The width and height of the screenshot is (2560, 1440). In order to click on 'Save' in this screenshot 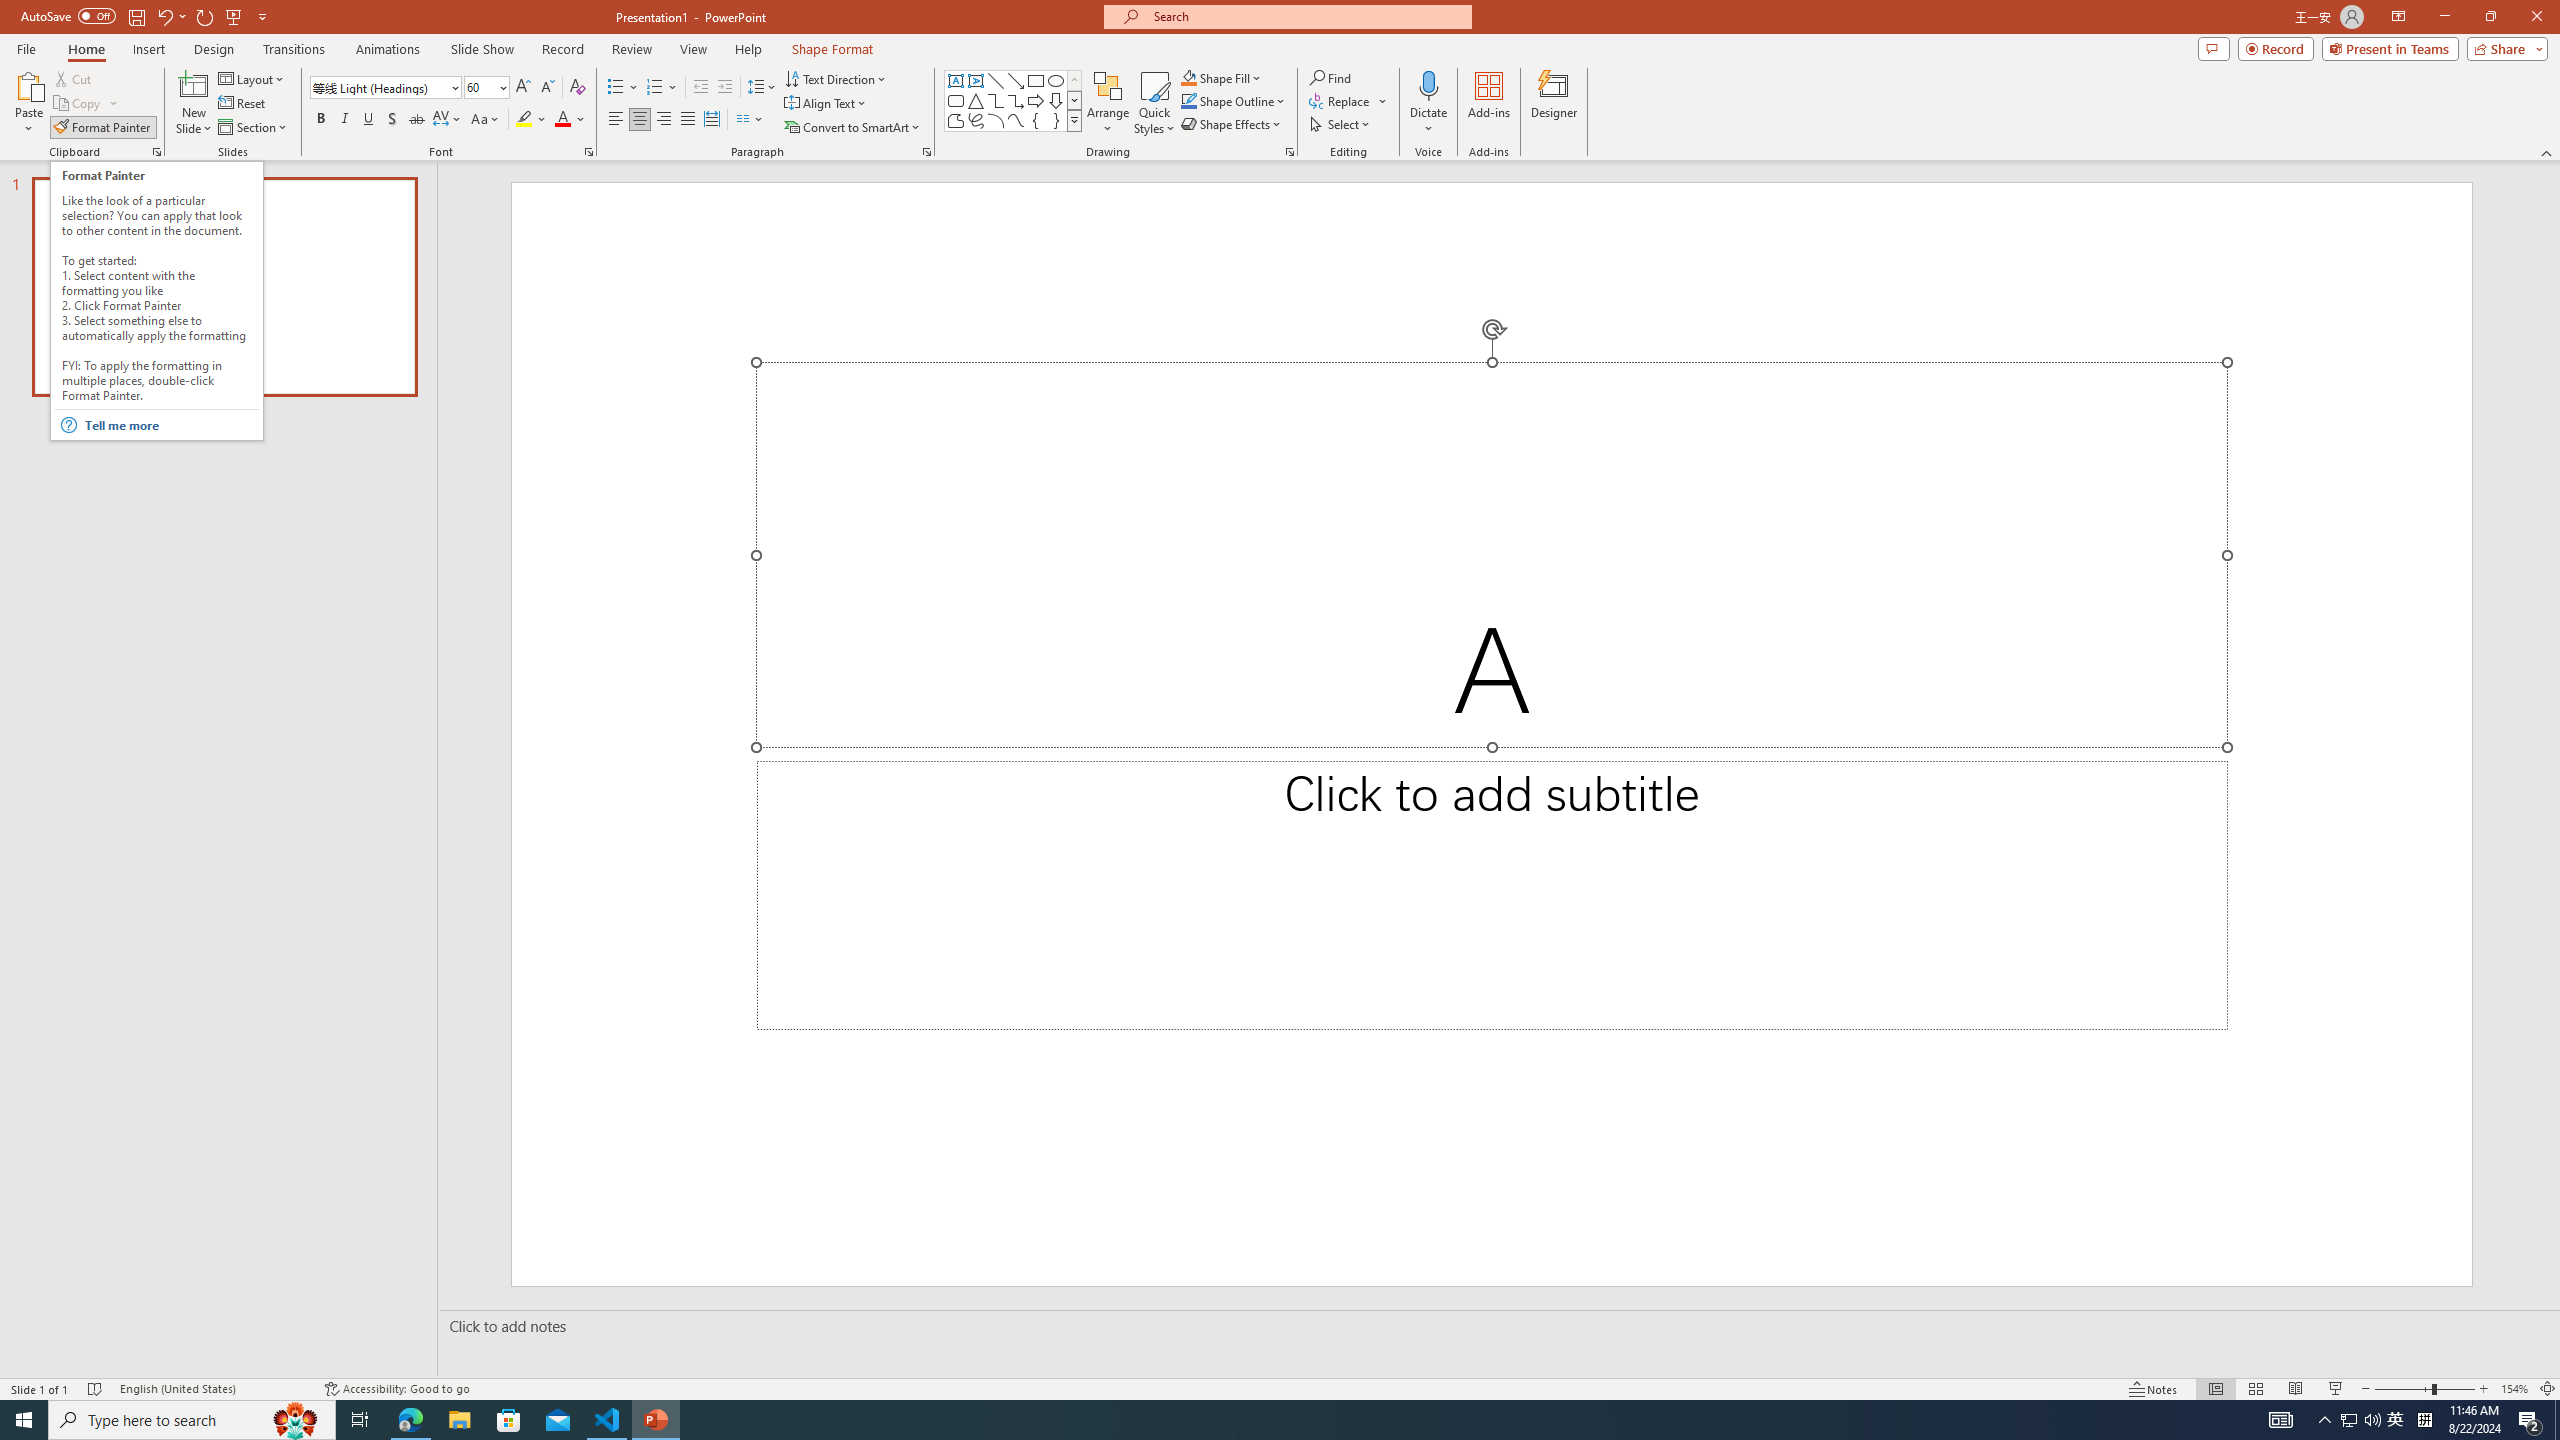, I will do `click(135, 15)`.